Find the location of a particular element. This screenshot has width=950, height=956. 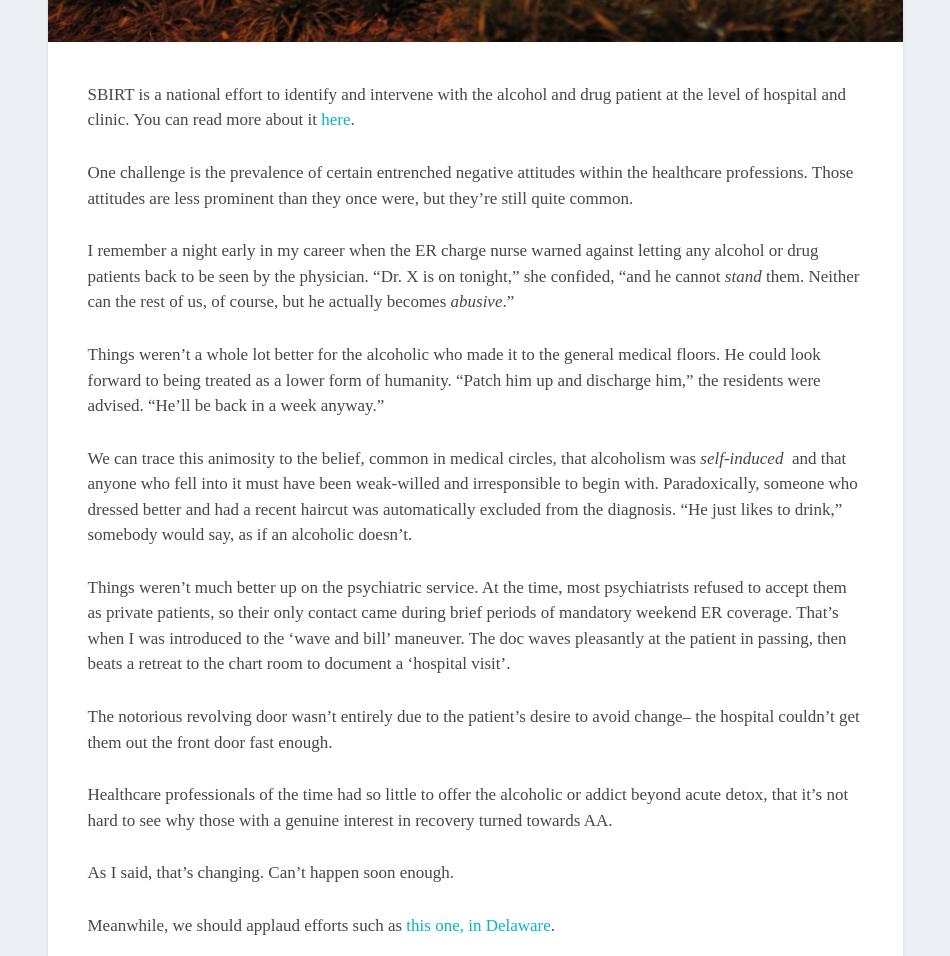

'abusive' is located at coordinates (476, 300).